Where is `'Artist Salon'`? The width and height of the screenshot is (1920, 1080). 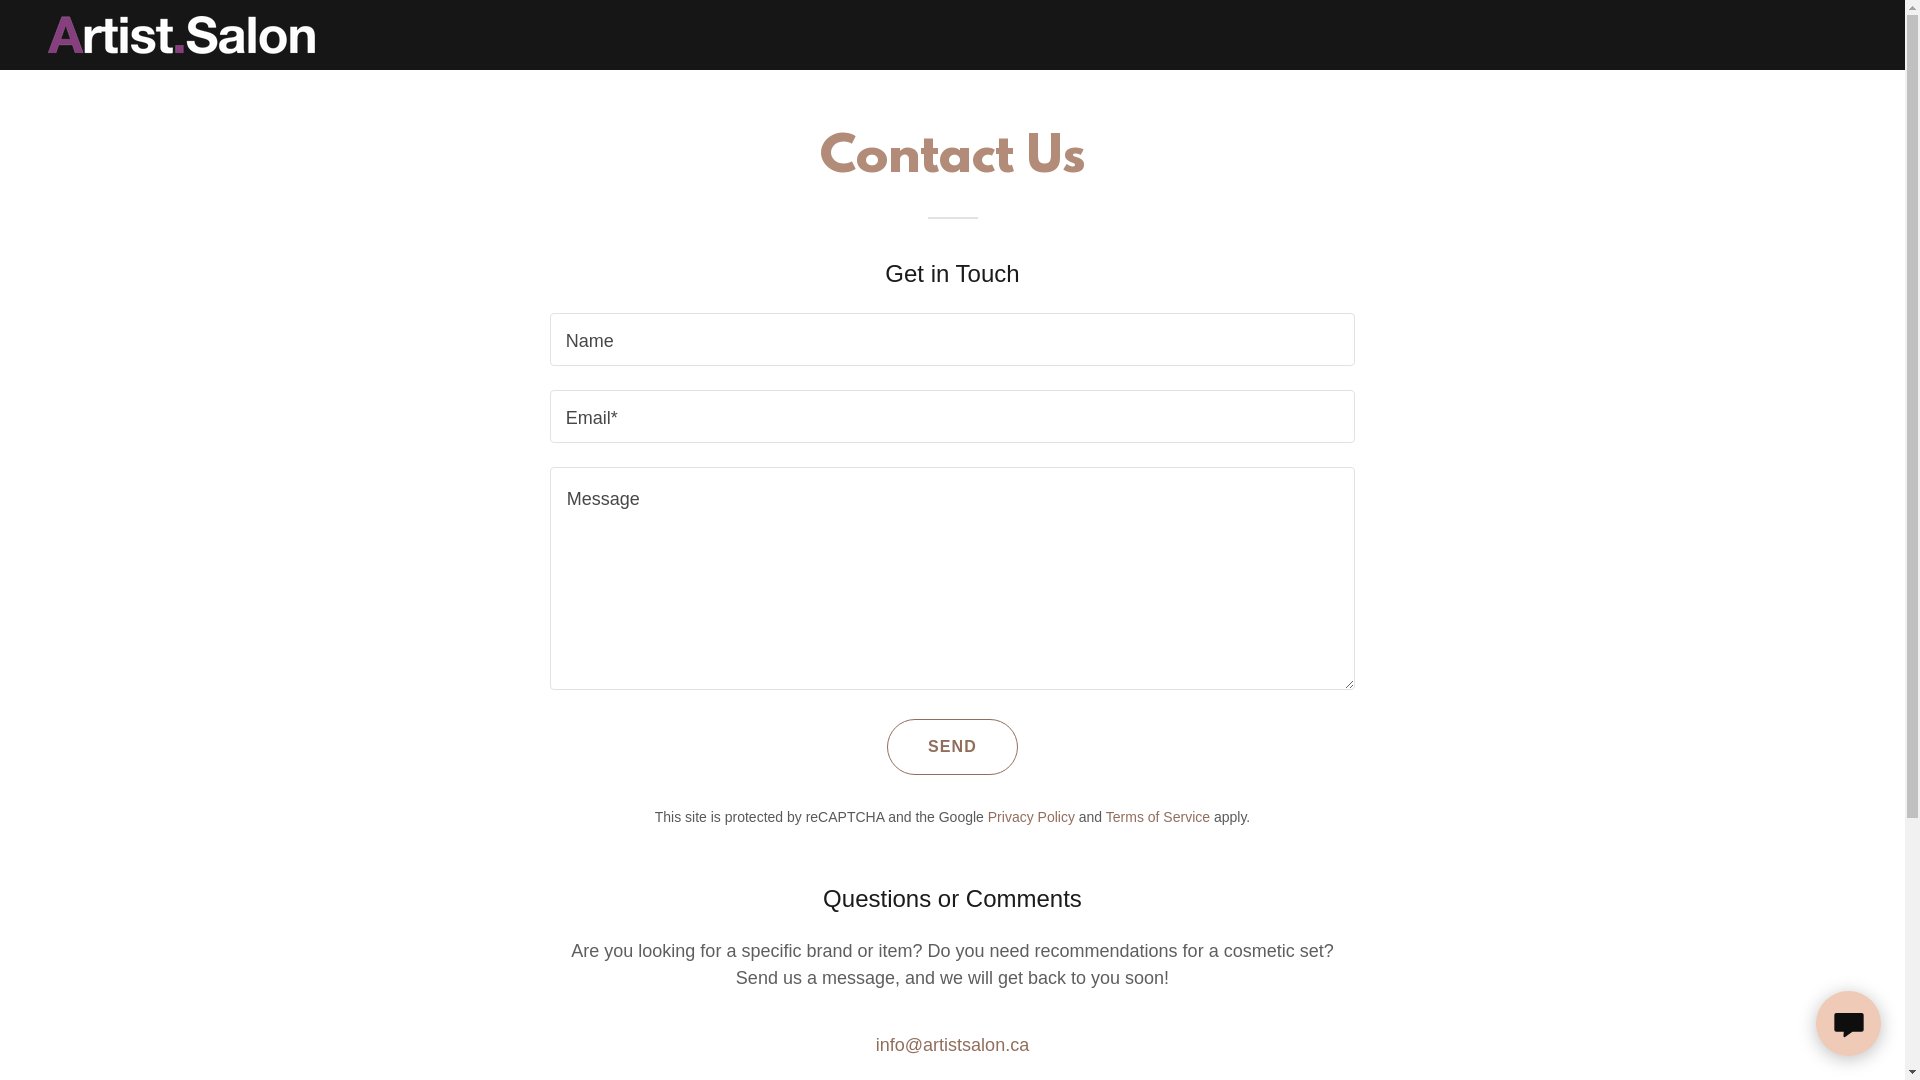 'Artist Salon' is located at coordinates (181, 34).